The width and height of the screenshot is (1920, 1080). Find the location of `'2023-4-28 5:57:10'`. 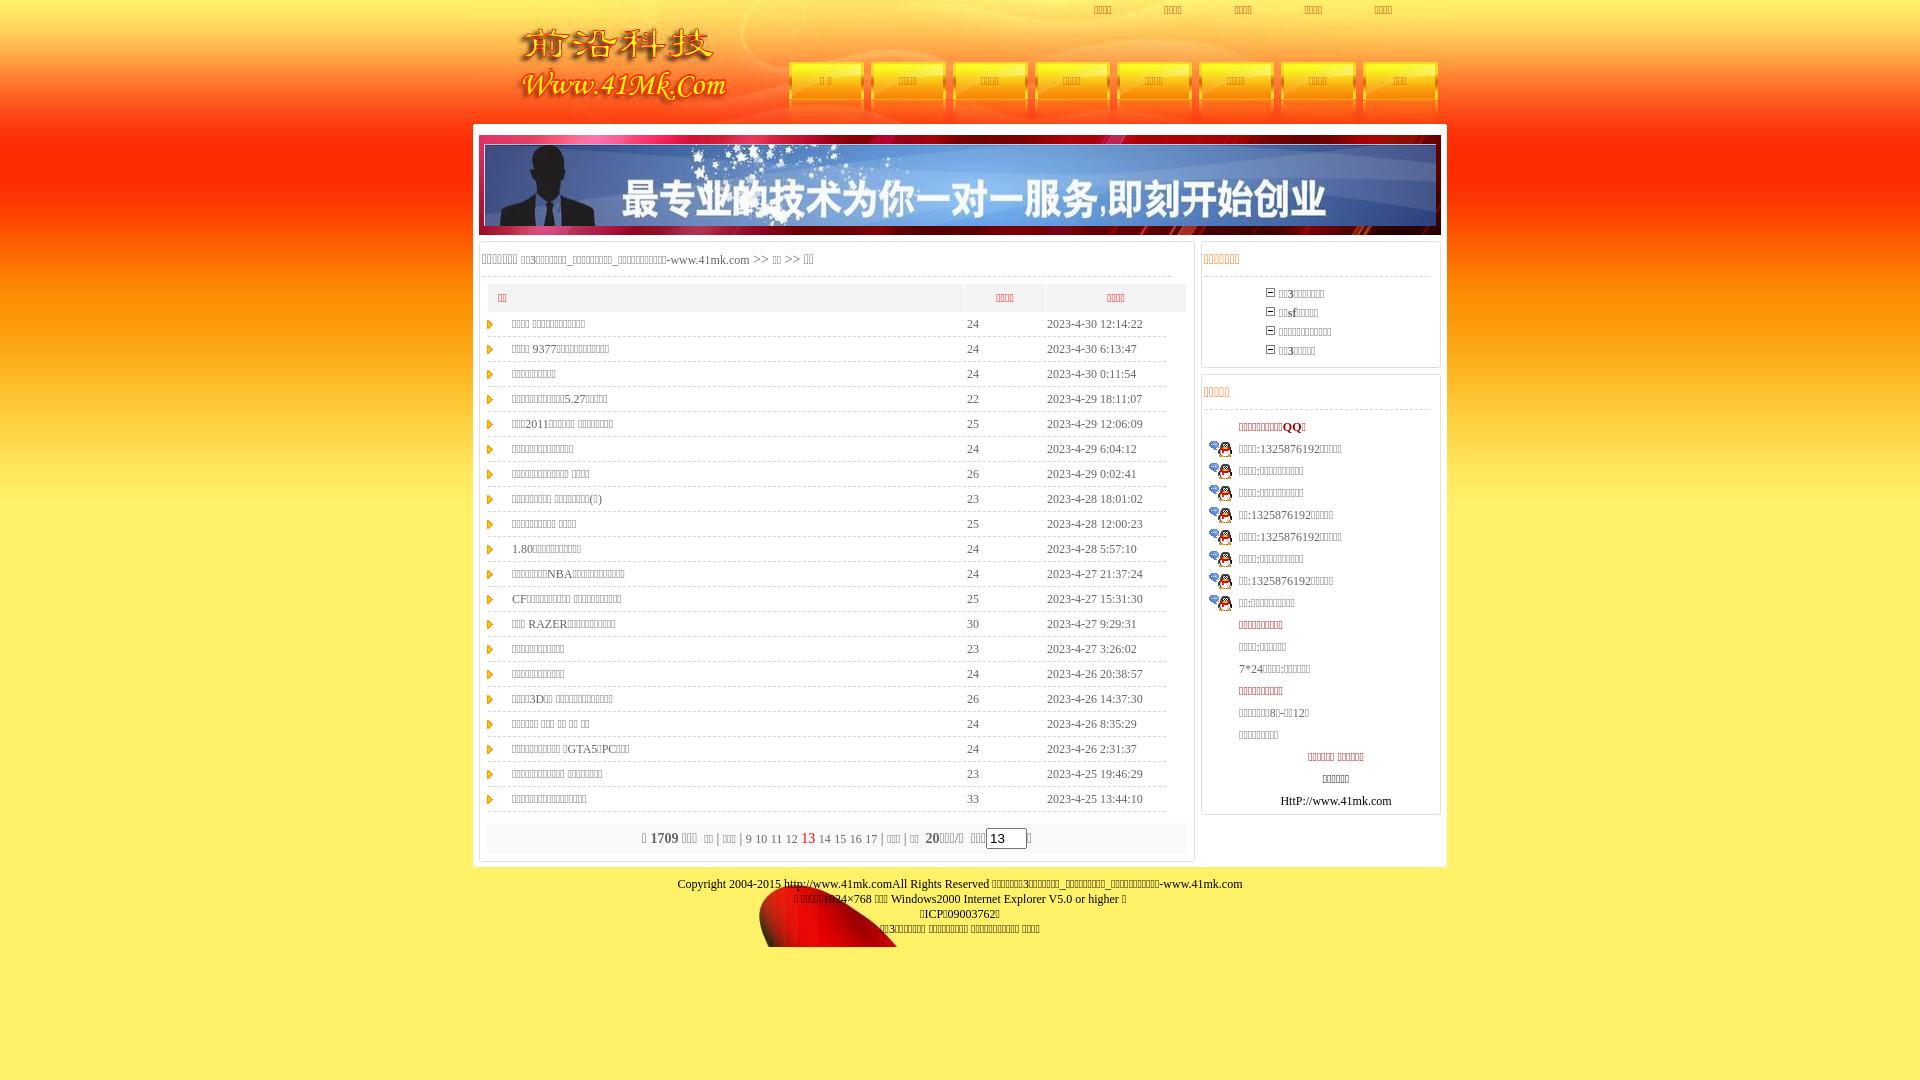

'2023-4-28 5:57:10' is located at coordinates (1090, 548).